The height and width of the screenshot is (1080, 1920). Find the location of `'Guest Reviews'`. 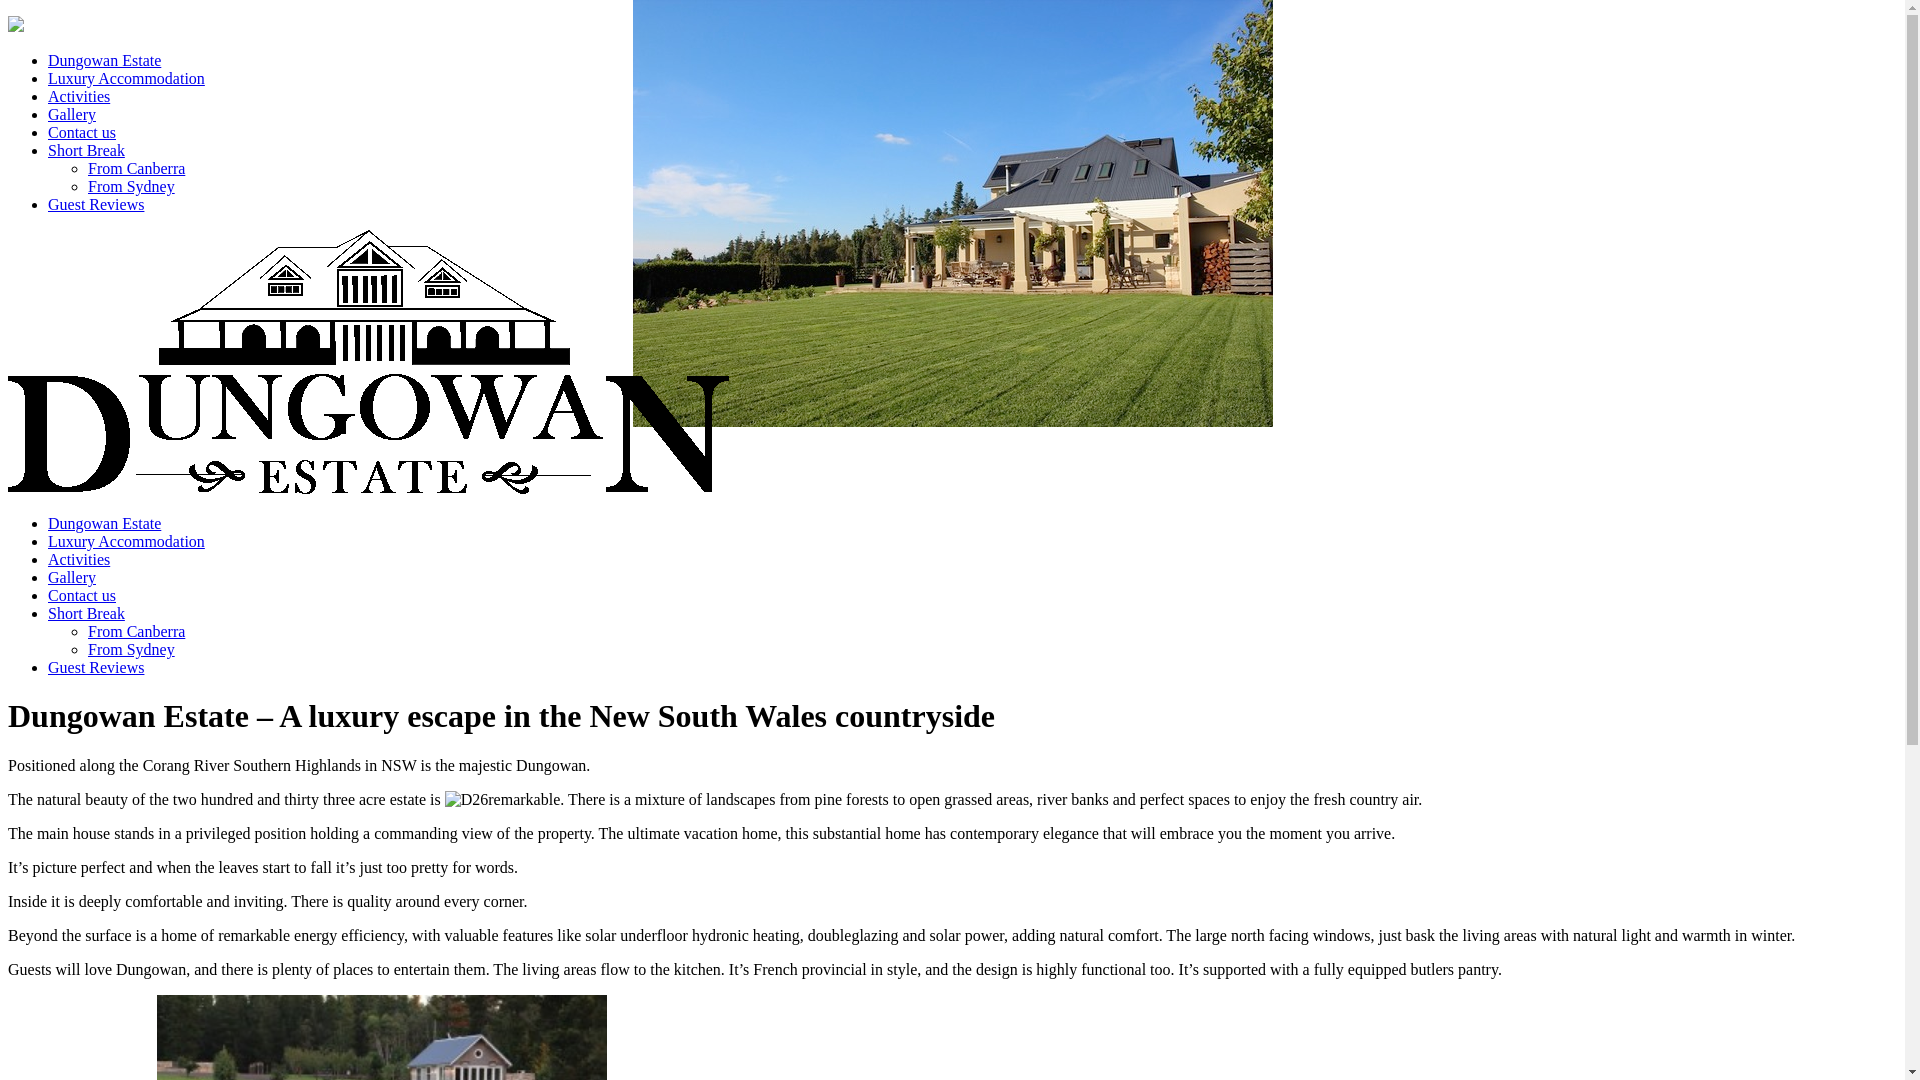

'Guest Reviews' is located at coordinates (48, 667).